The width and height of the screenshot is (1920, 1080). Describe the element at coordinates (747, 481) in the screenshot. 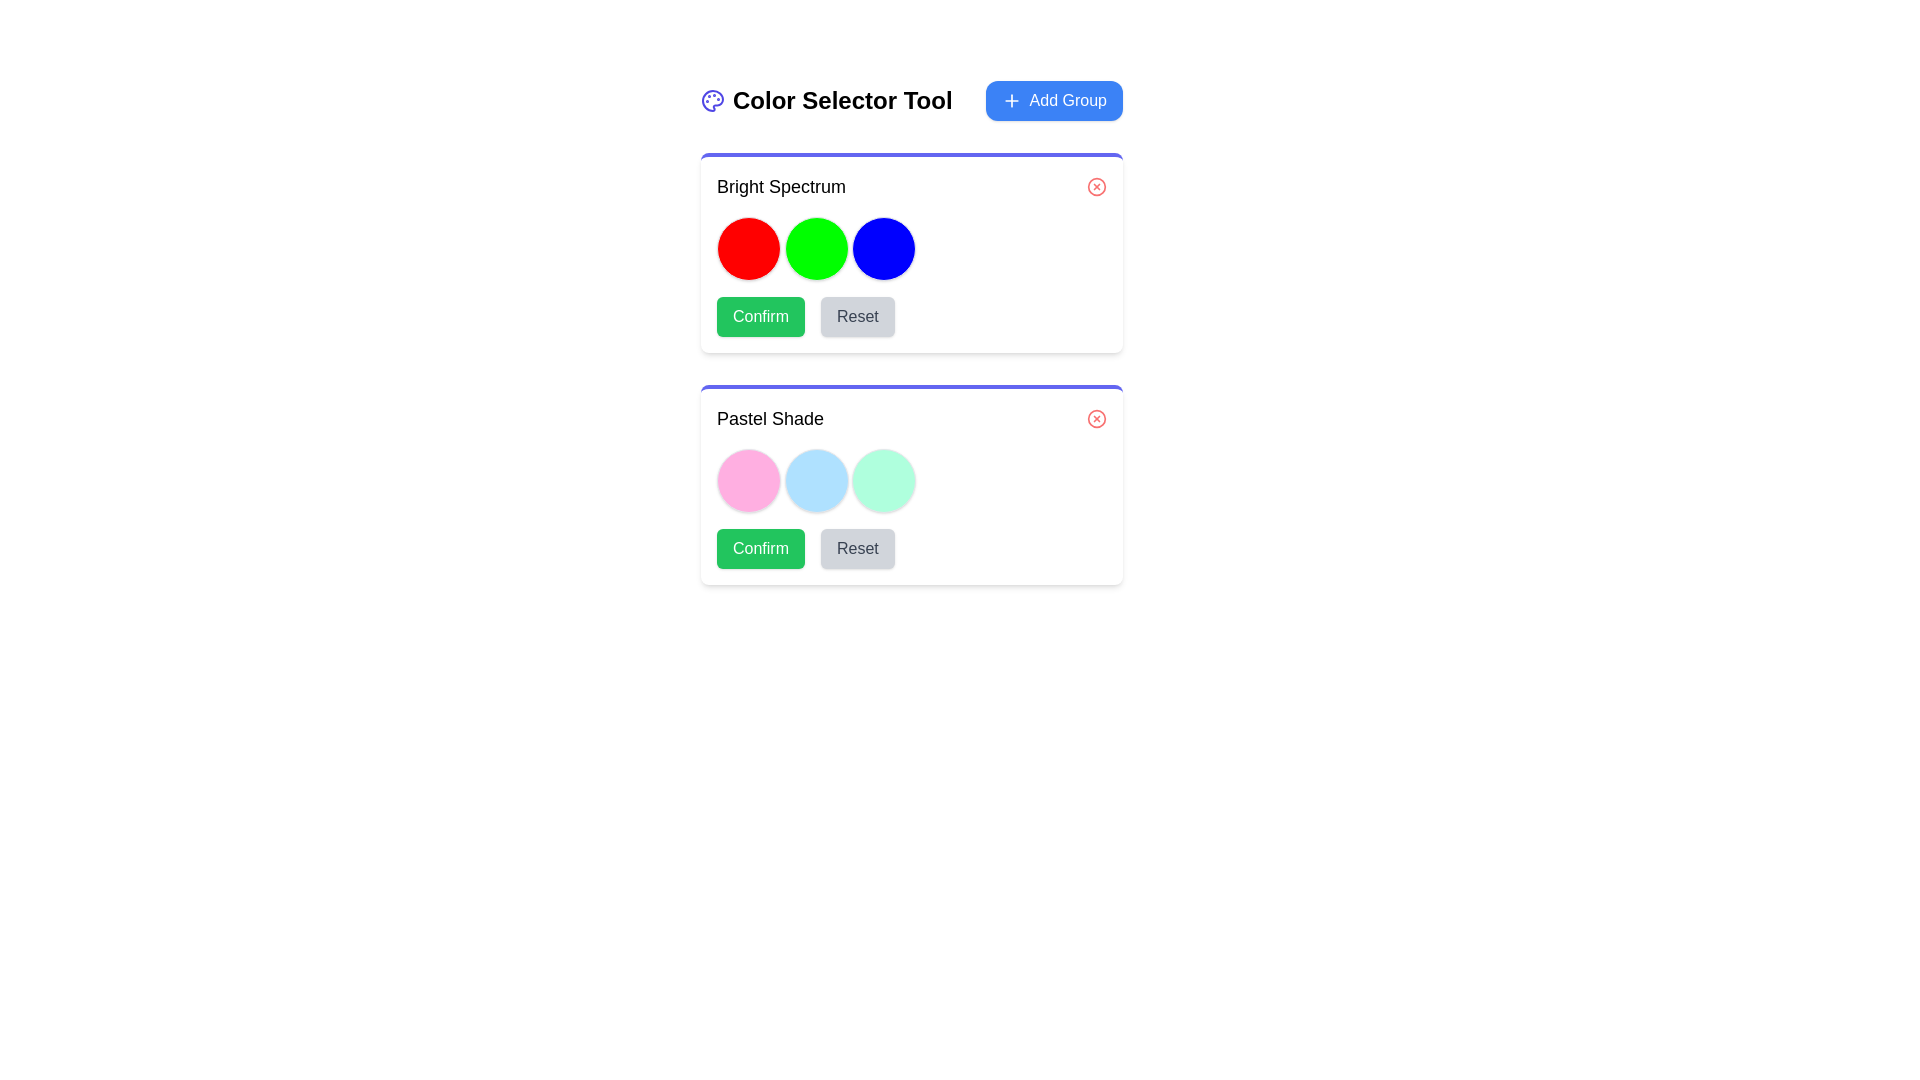

I see `the first selectable color option, which is a circular component with a pink background, to indicate a preview or interaction possibility` at that location.